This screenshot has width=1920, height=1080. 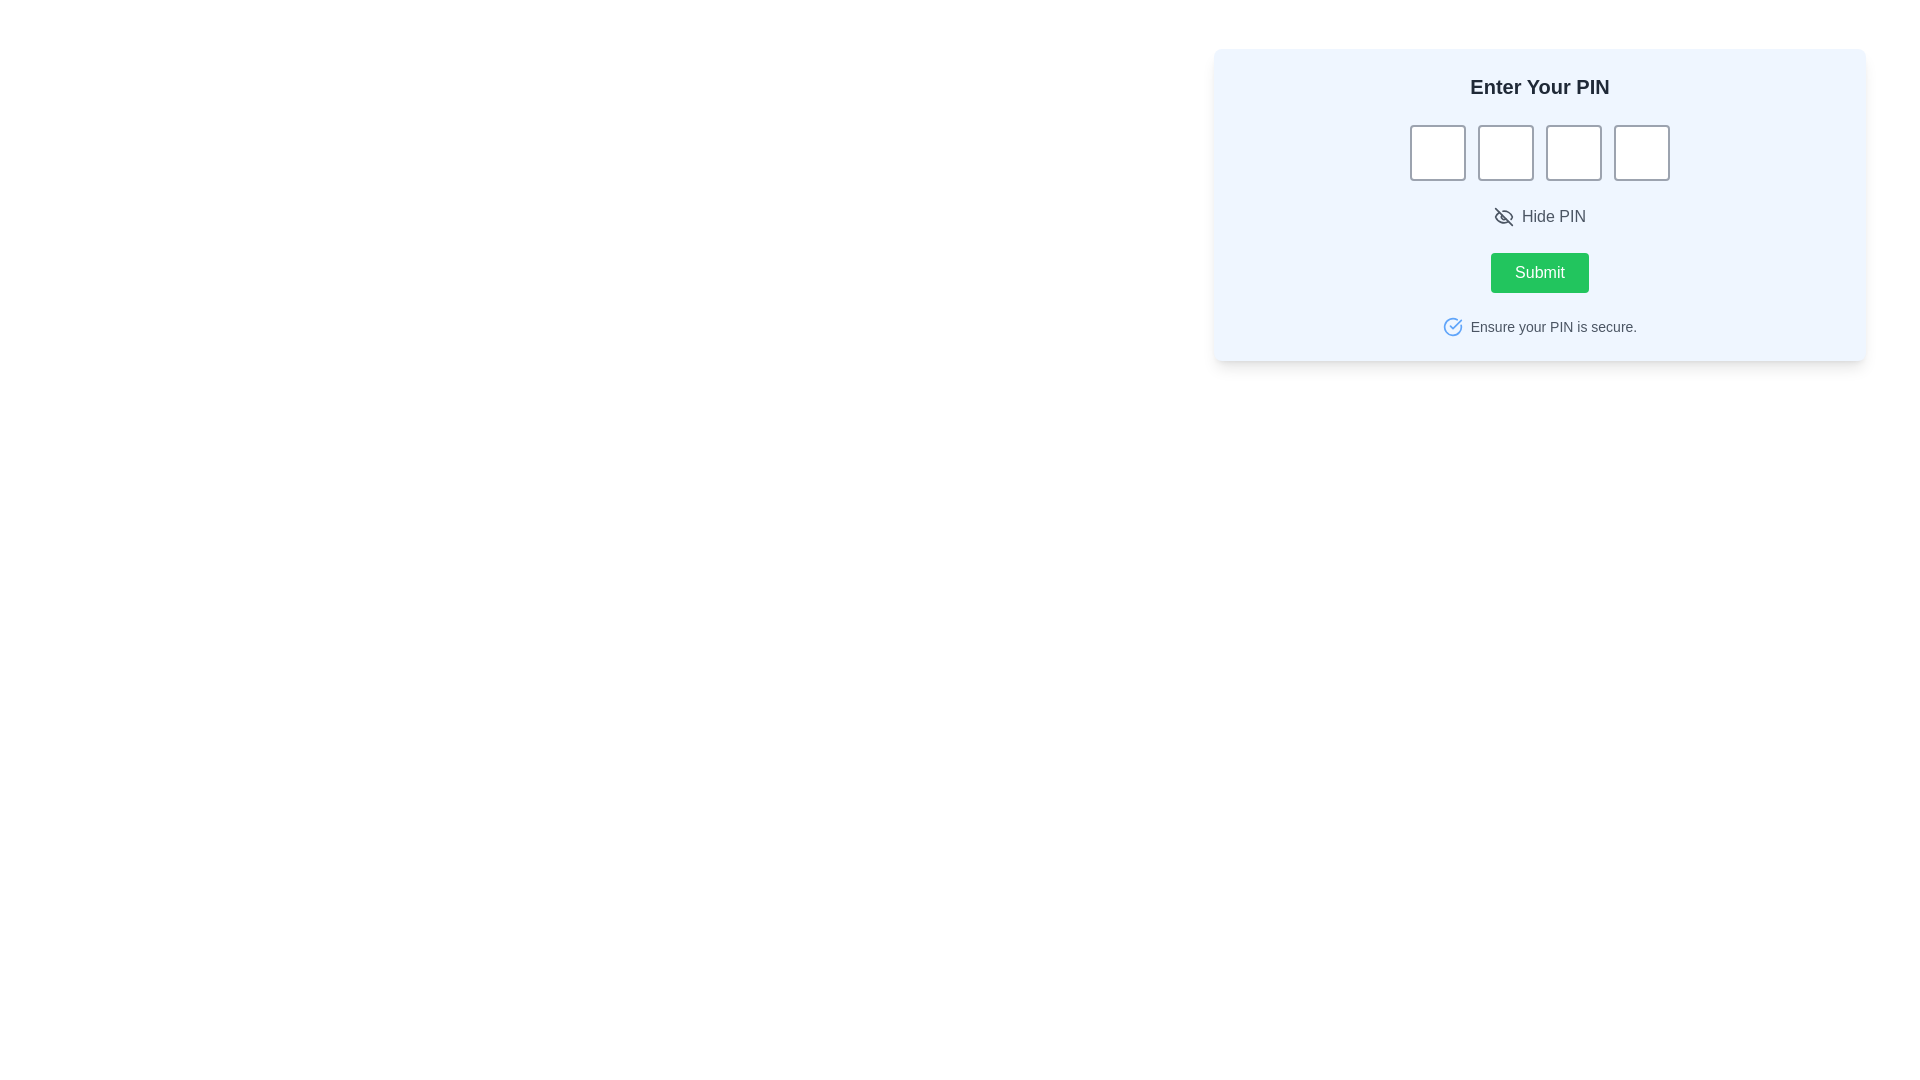 I want to click on the 'Hide PIN' toggle button, which is a rectangular interactive area located below the PIN input fields and features an eye icon to its left, so click(x=1539, y=204).